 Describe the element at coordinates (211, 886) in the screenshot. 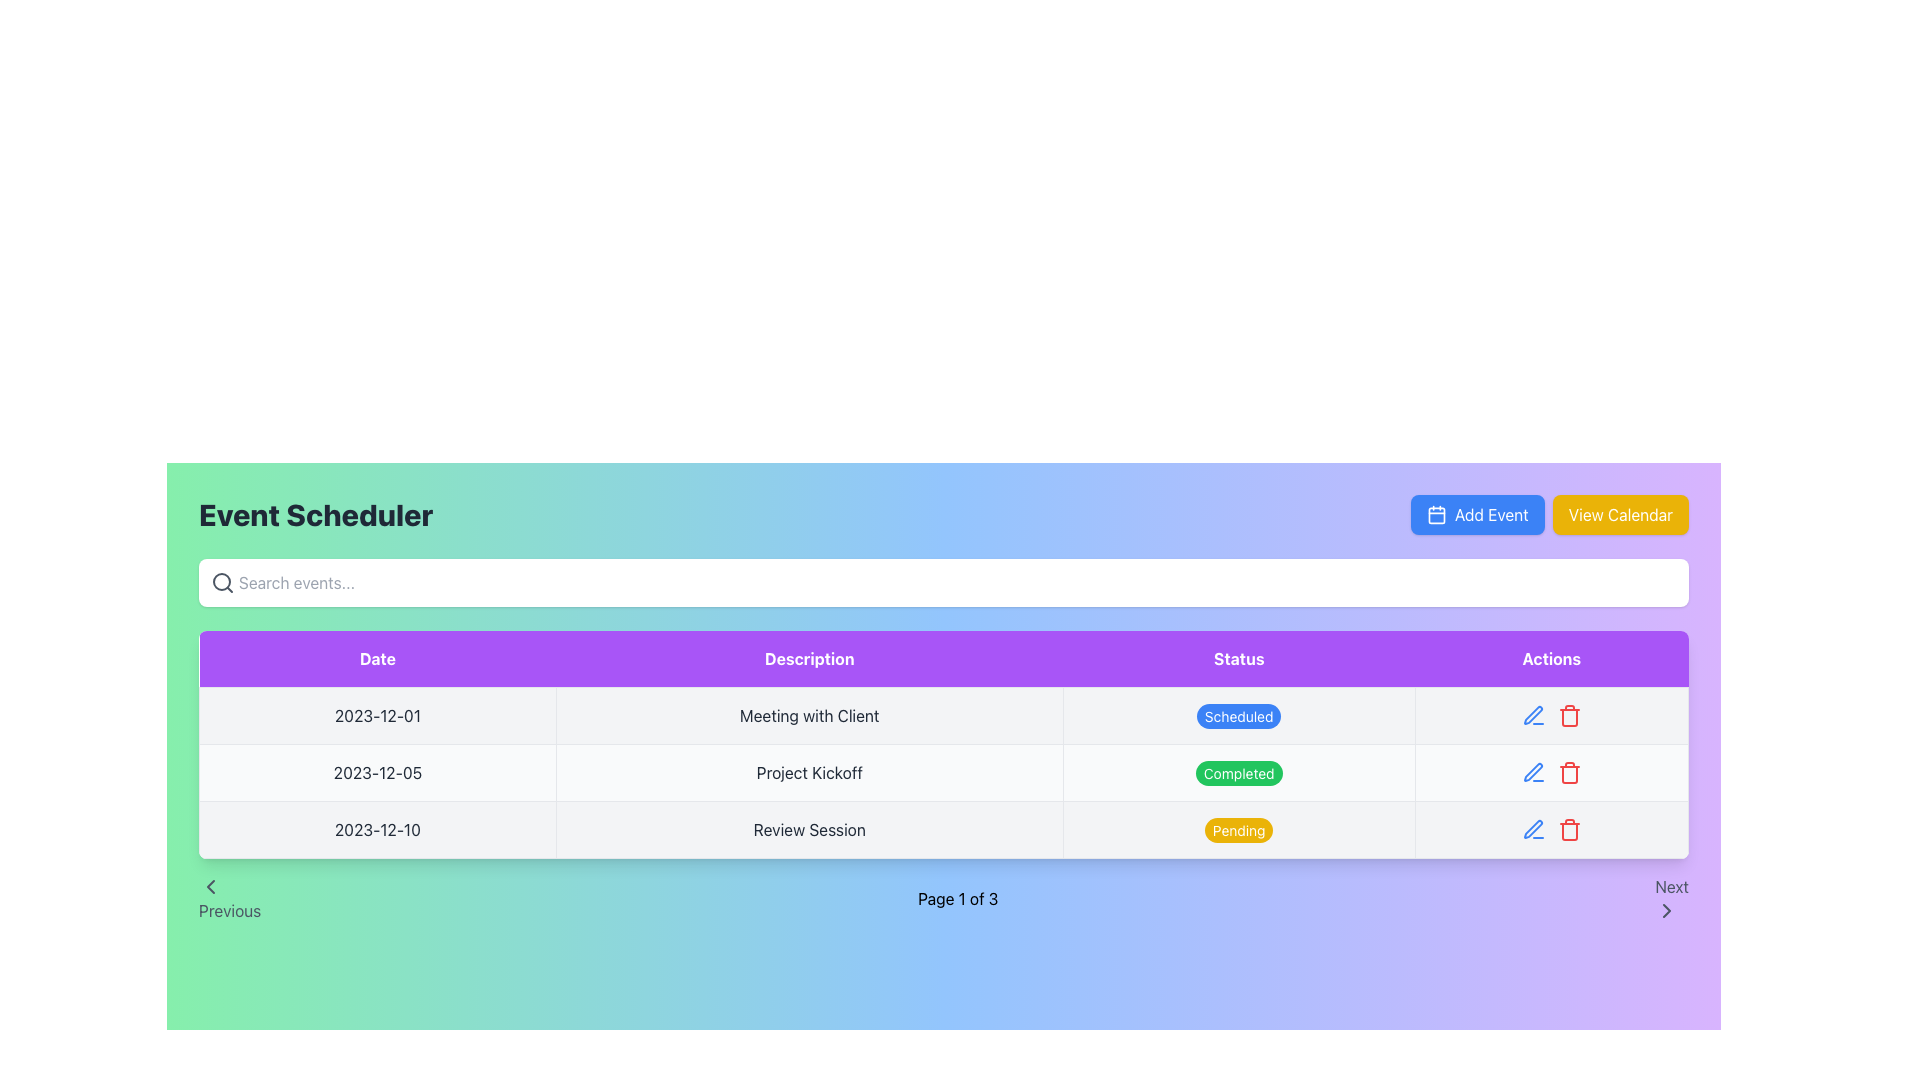

I see `the left-pointing arrow-shaped SVG icon located near the bottom-left corner of the interface, adjacent to the text 'Previous'` at that location.